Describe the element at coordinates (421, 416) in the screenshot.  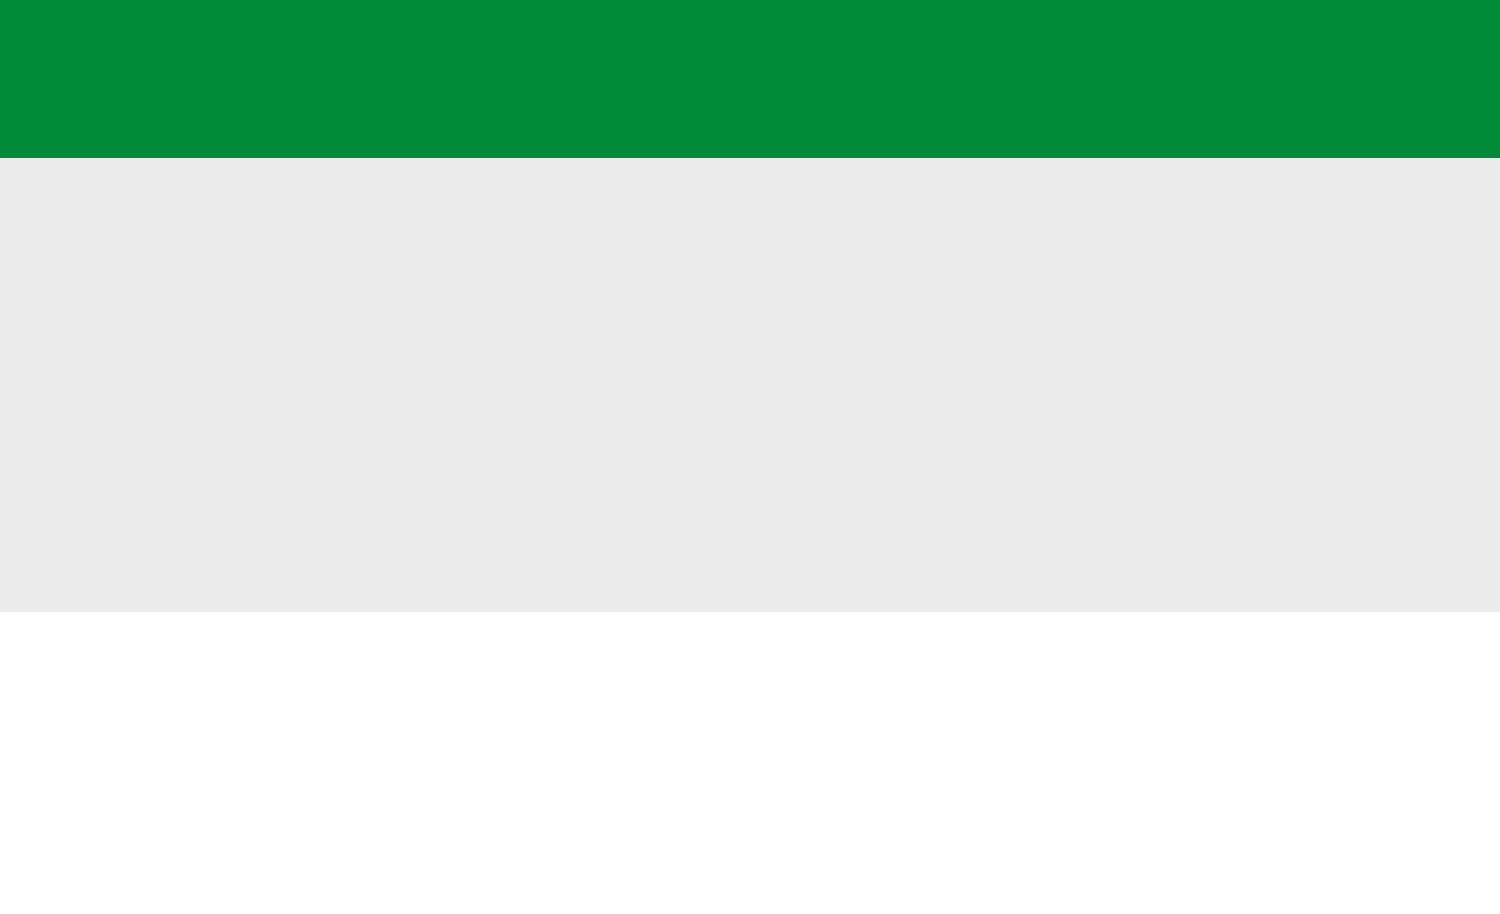
I see `'CCMC # 12894-L: Compliant to ULC-S701.1:17, EPS type 1'` at that location.